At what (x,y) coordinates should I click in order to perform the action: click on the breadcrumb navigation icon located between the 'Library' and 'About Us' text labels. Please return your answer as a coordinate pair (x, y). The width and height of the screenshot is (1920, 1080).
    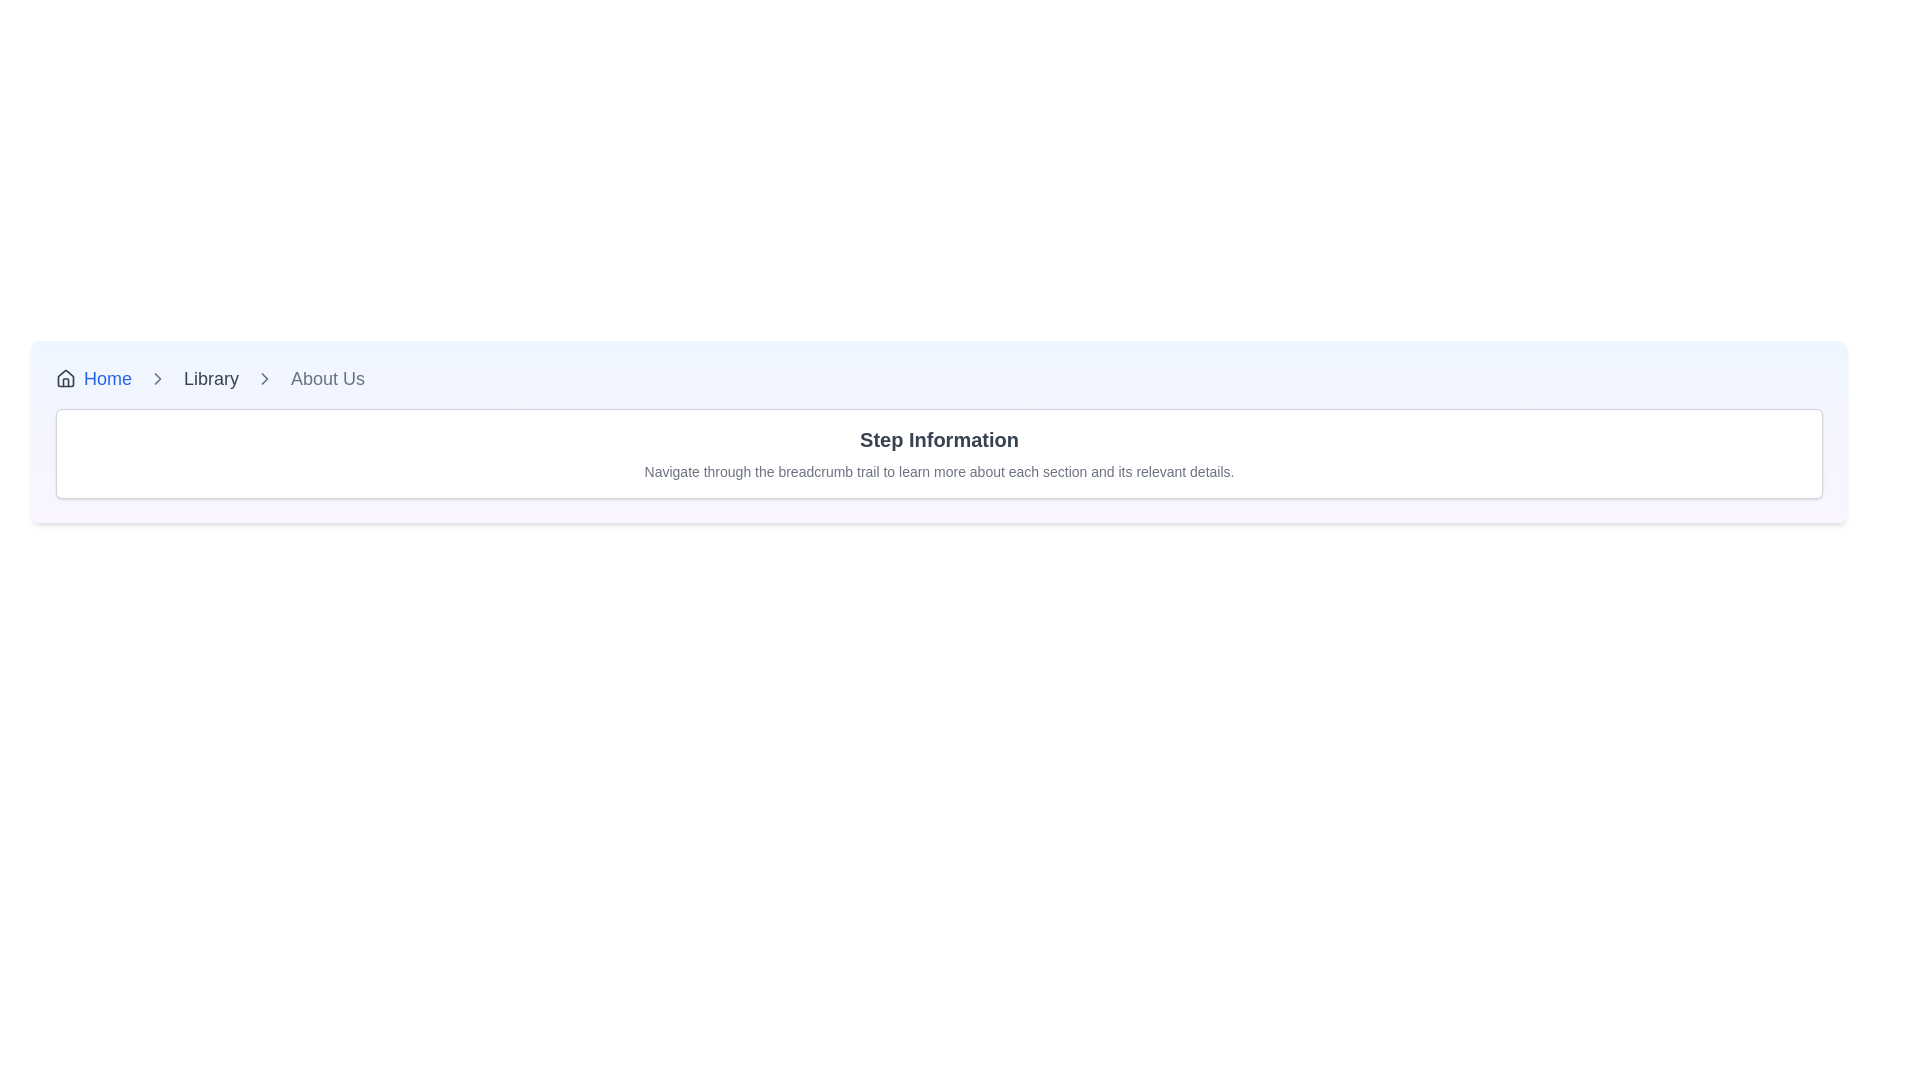
    Looking at the image, I should click on (157, 378).